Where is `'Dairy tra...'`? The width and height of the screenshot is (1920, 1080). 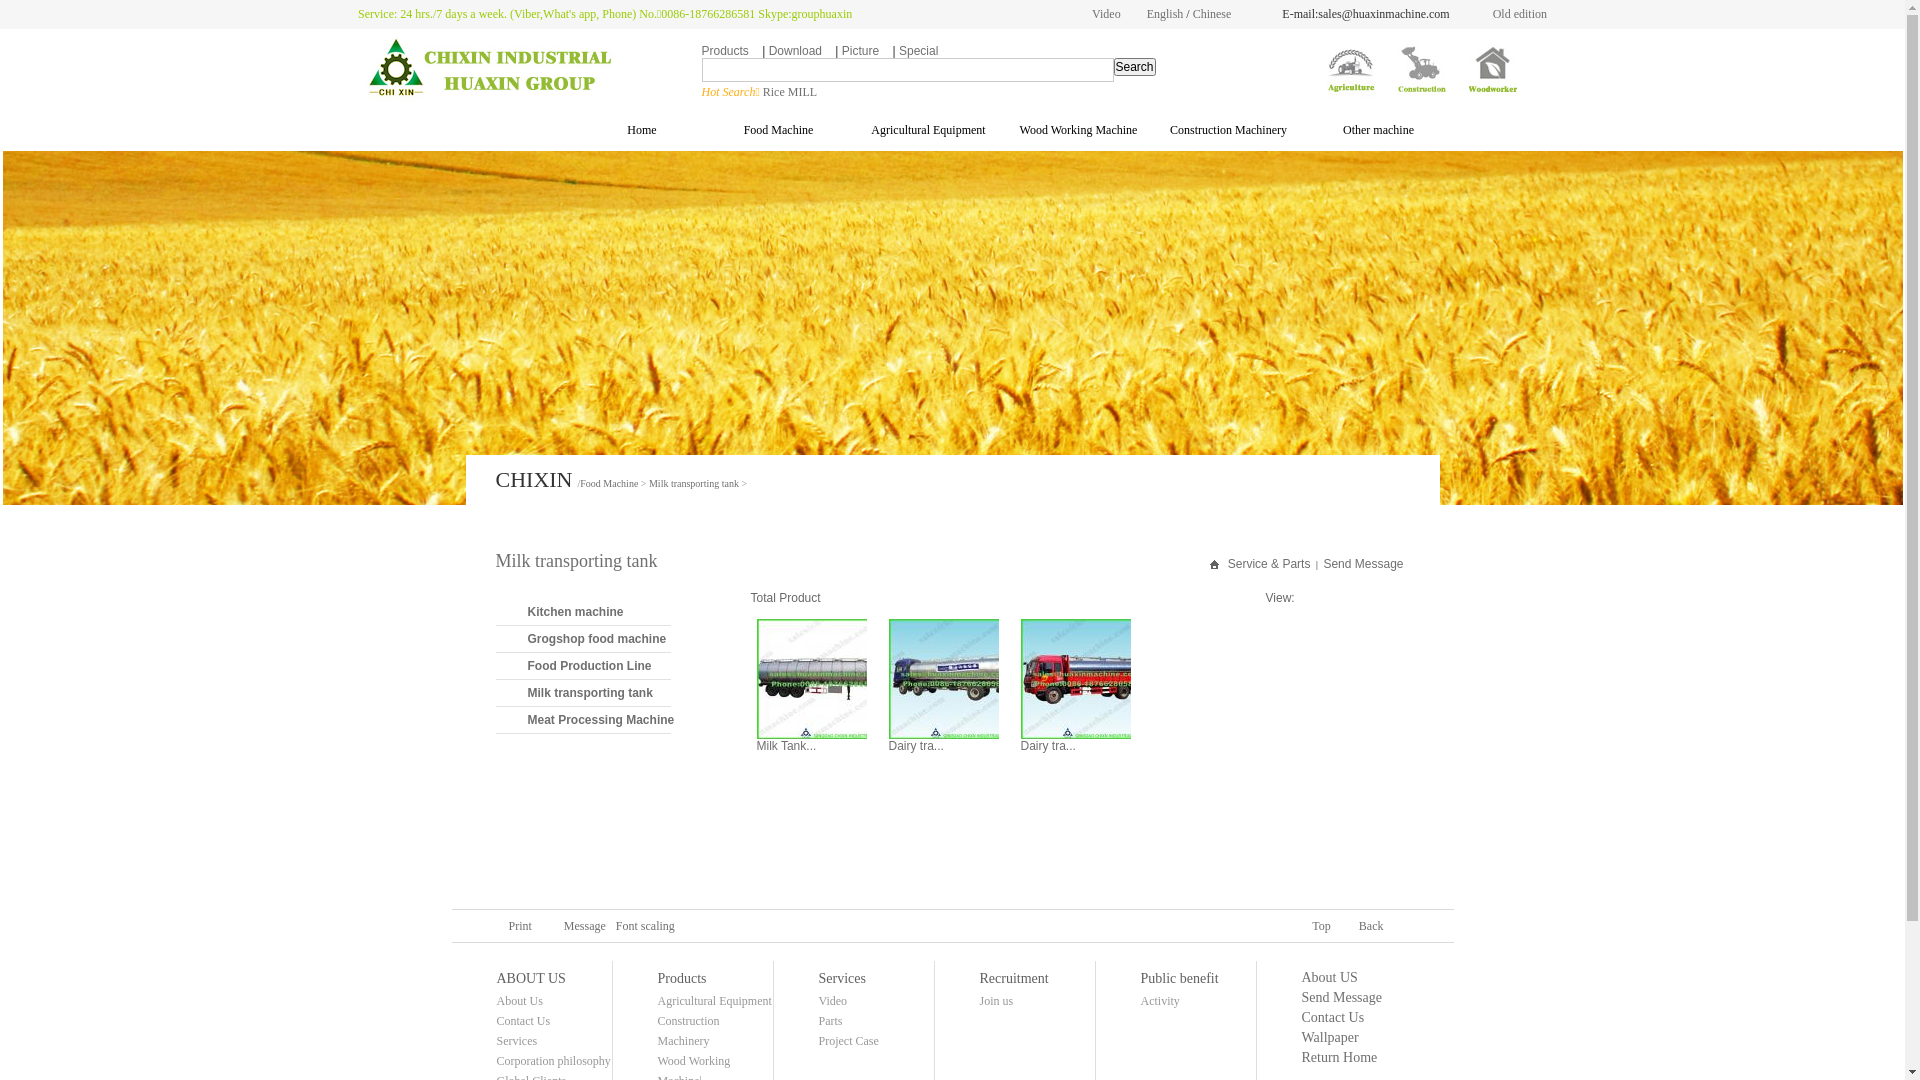 'Dairy tra...' is located at coordinates (914, 745).